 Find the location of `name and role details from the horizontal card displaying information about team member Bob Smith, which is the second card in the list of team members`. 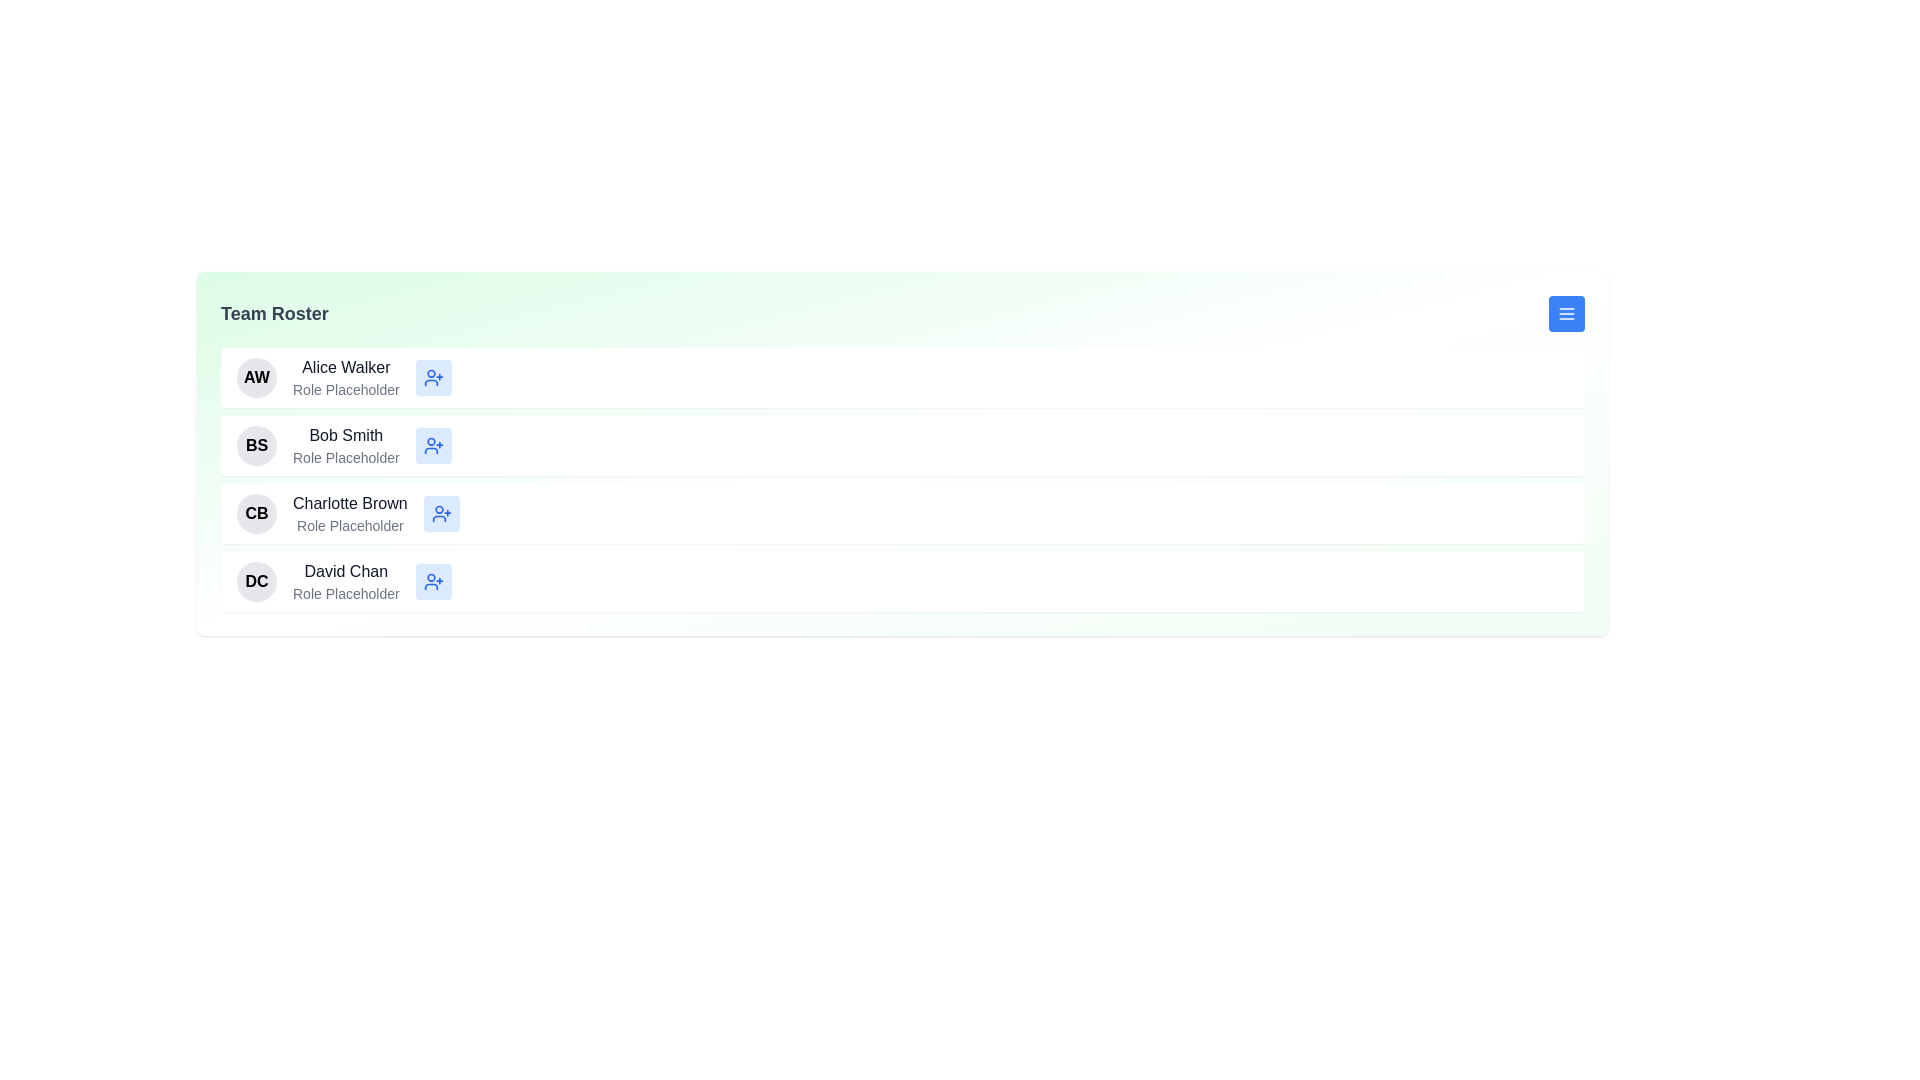

name and role details from the horizontal card displaying information about team member Bob Smith, which is the second card in the list of team members is located at coordinates (901, 445).